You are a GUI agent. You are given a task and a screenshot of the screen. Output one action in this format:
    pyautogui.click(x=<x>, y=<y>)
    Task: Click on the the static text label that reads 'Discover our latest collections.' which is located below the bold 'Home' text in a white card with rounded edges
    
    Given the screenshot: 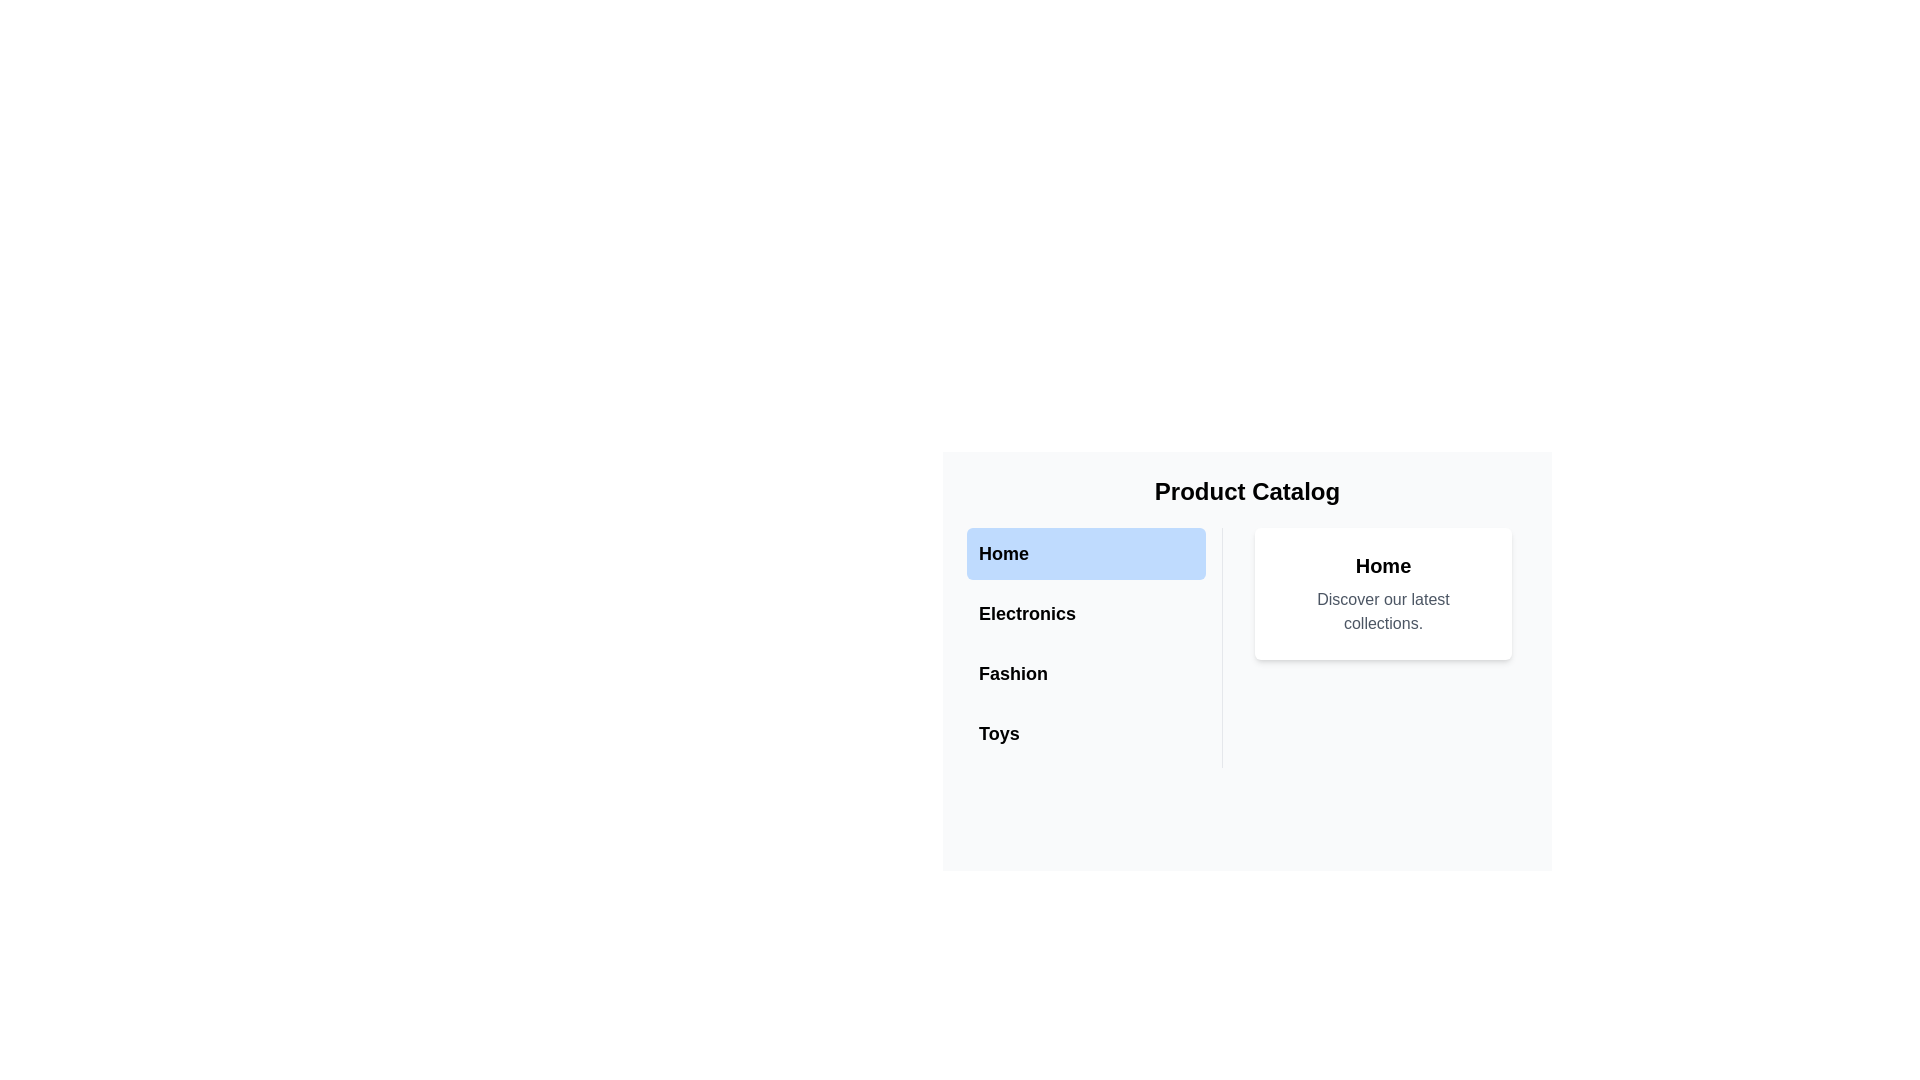 What is the action you would take?
    pyautogui.click(x=1382, y=611)
    